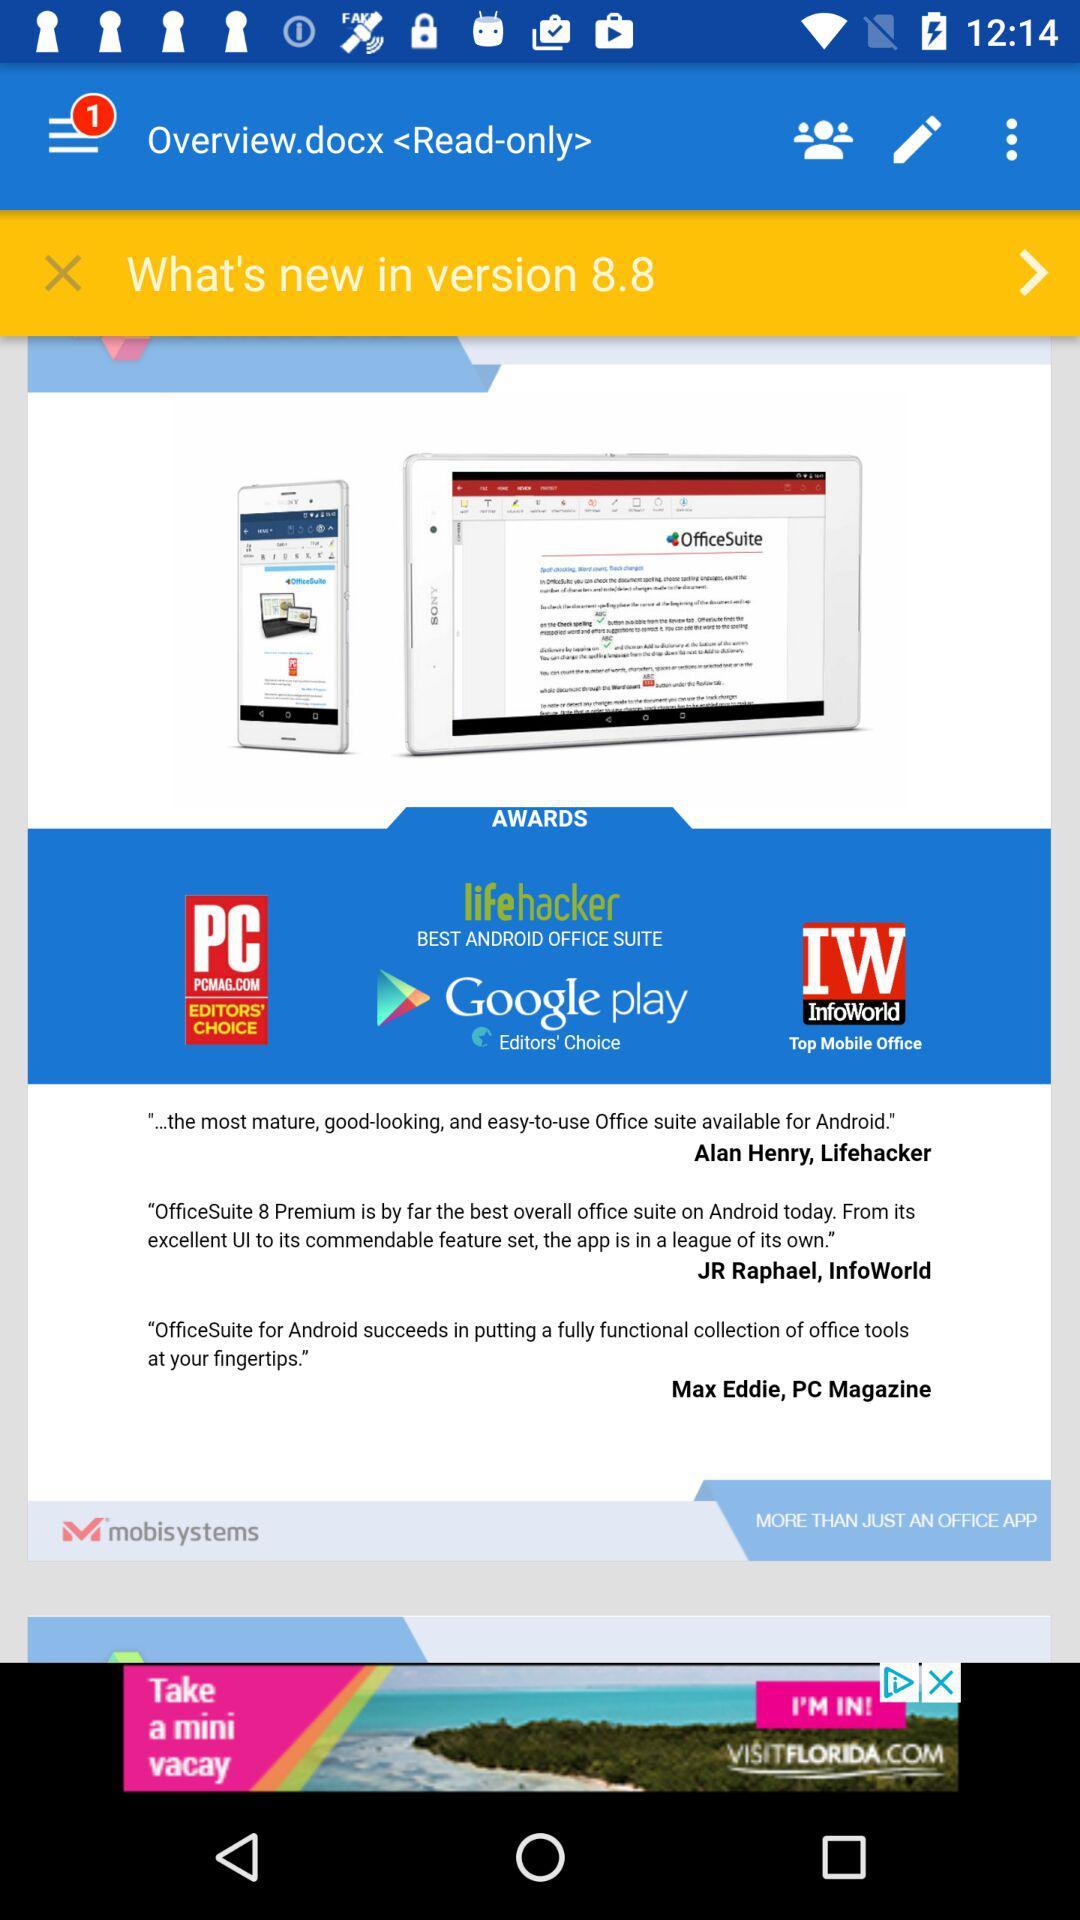 This screenshot has width=1080, height=1920. Describe the element at coordinates (61, 277) in the screenshot. I see `the close icon` at that location.